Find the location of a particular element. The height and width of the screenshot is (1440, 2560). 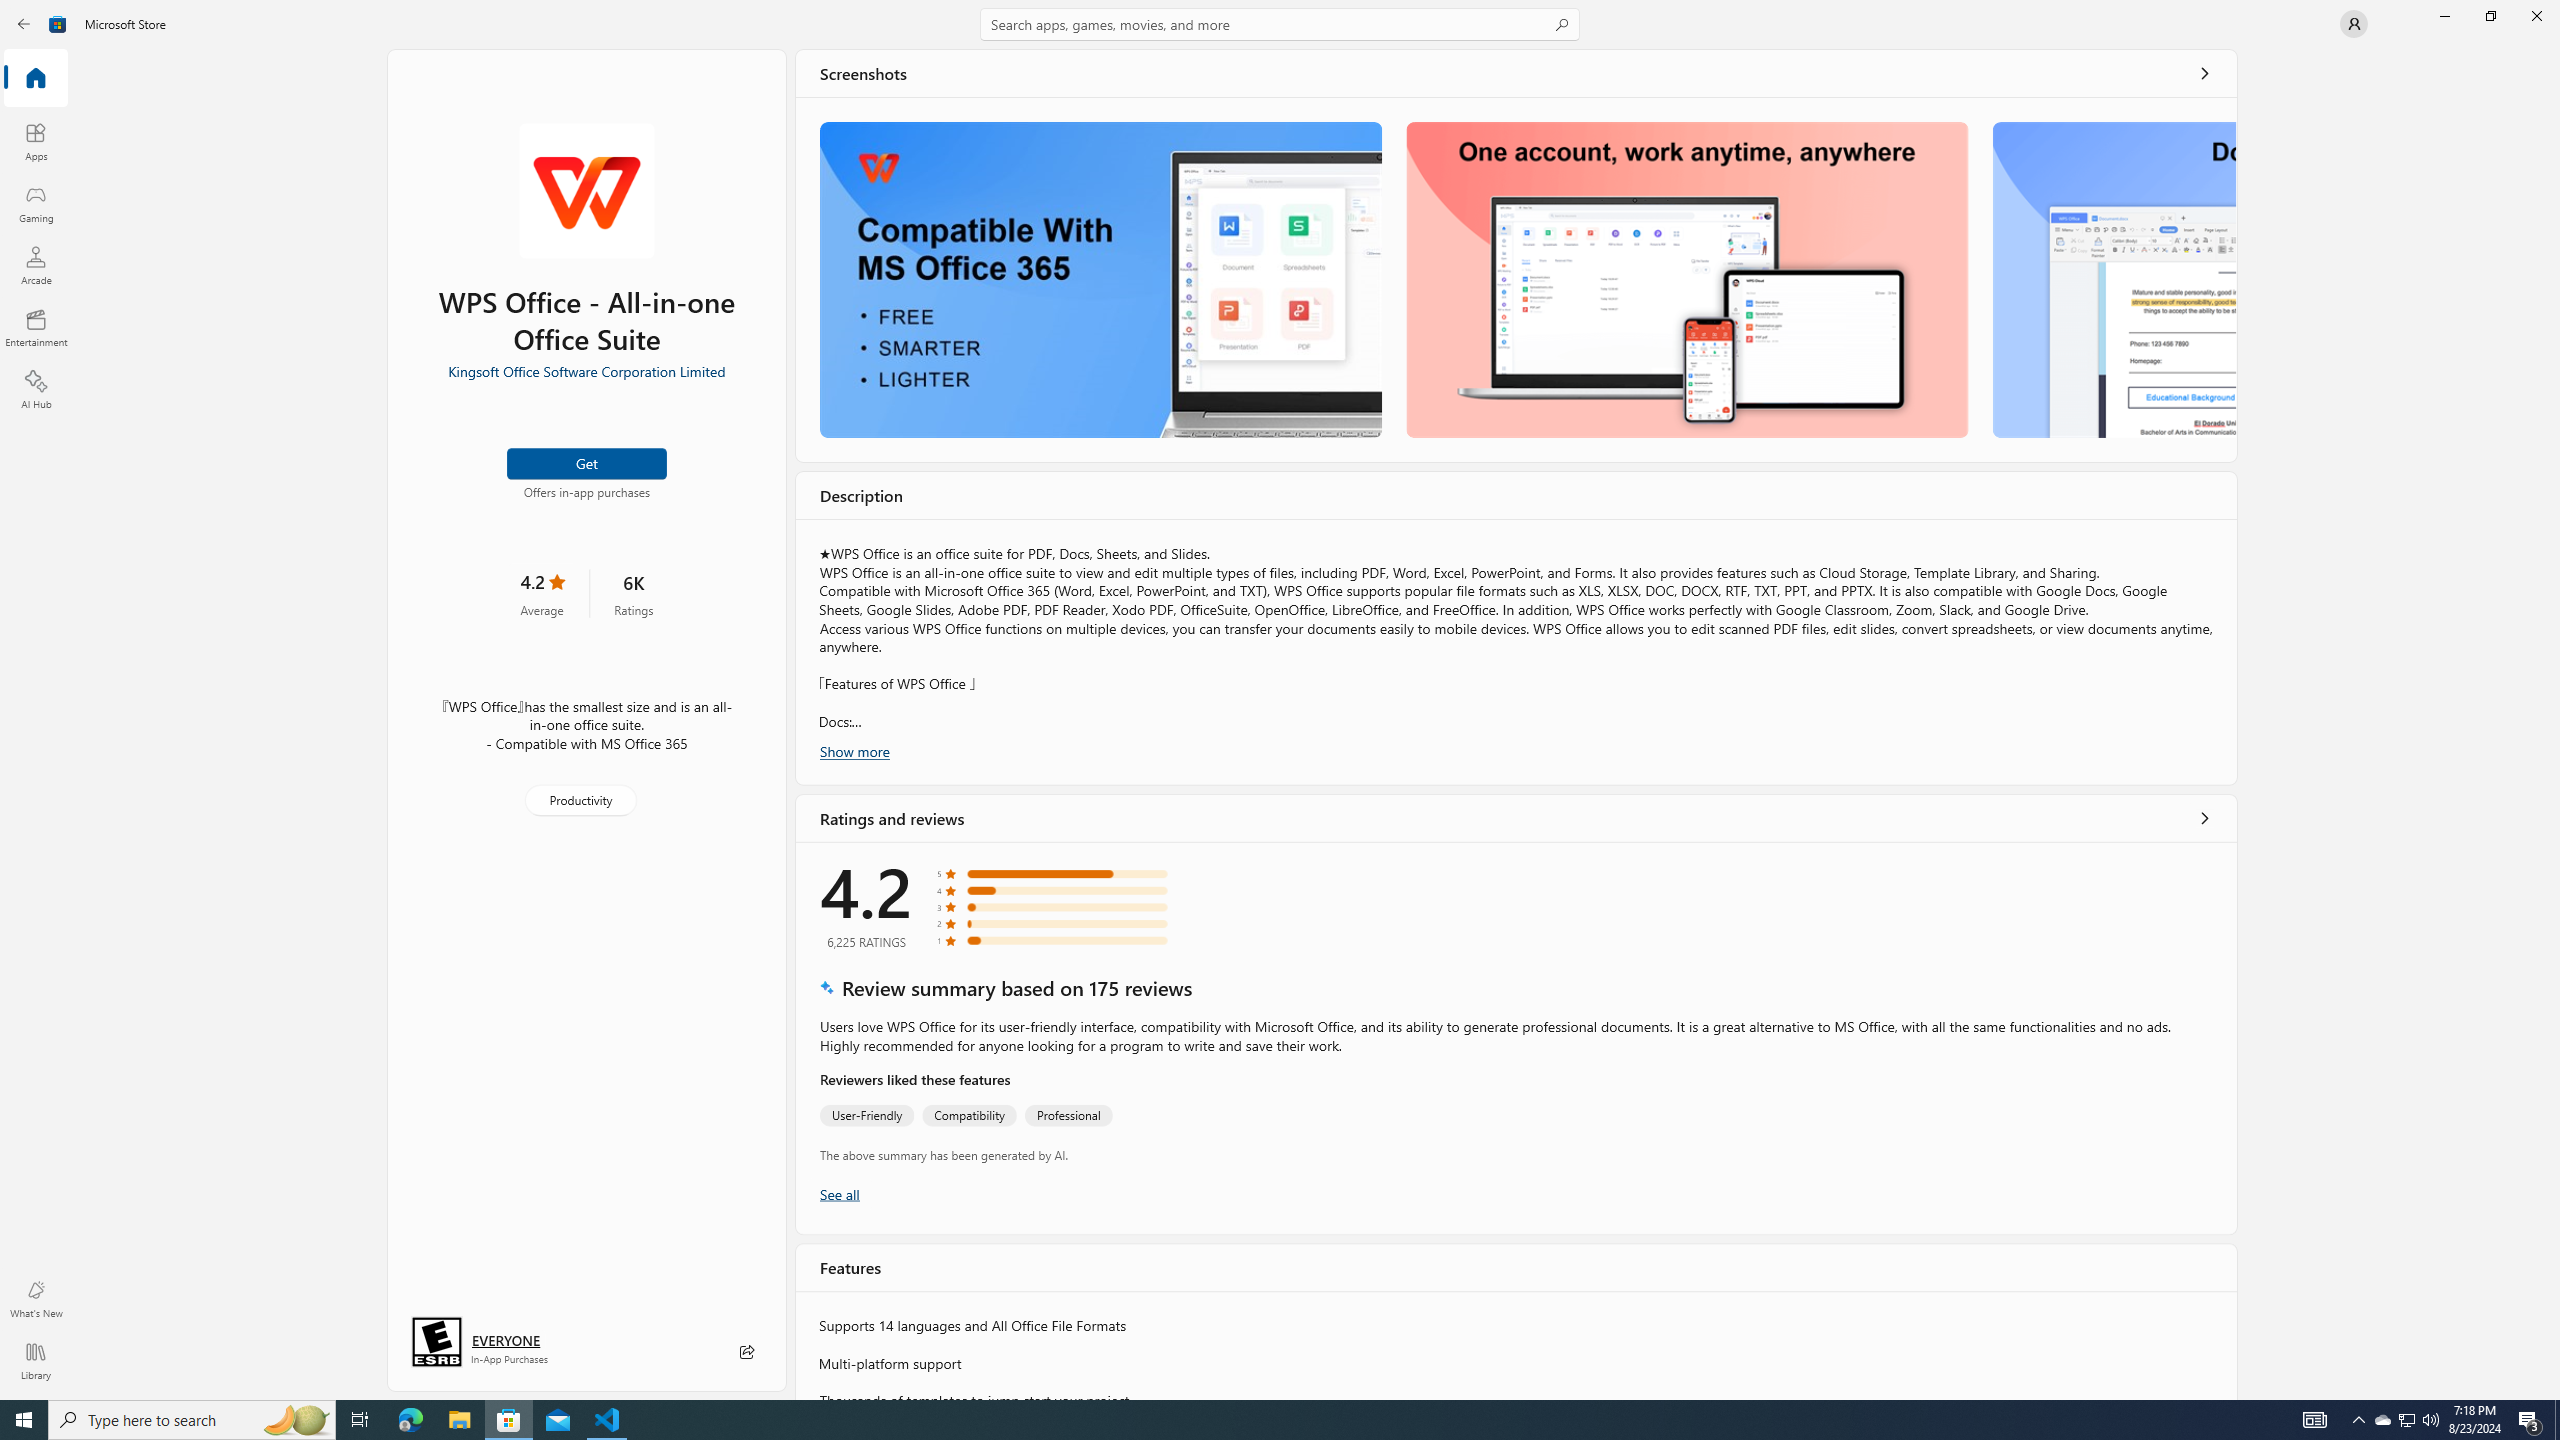

'Back' is located at coordinates (24, 22).